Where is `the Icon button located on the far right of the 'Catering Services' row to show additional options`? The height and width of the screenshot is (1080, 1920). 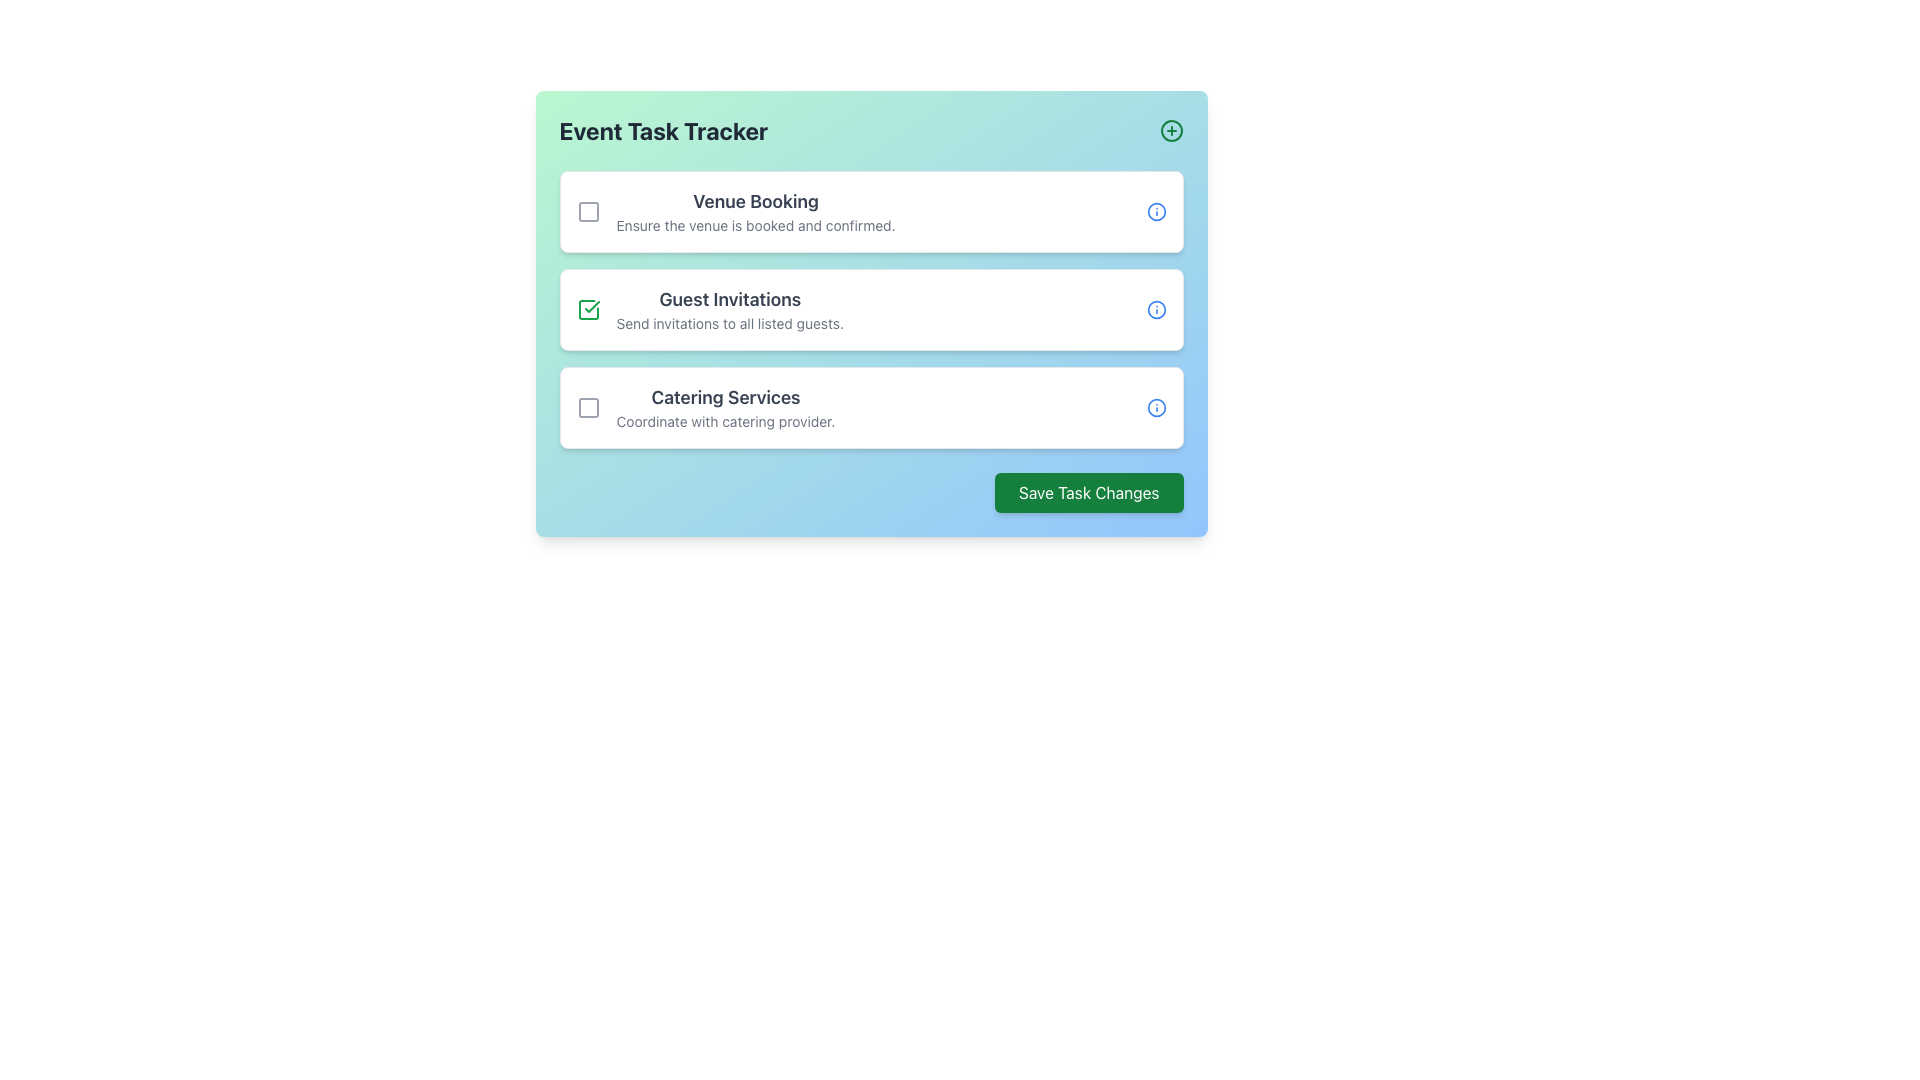 the Icon button located on the far right of the 'Catering Services' row to show additional options is located at coordinates (1156, 407).